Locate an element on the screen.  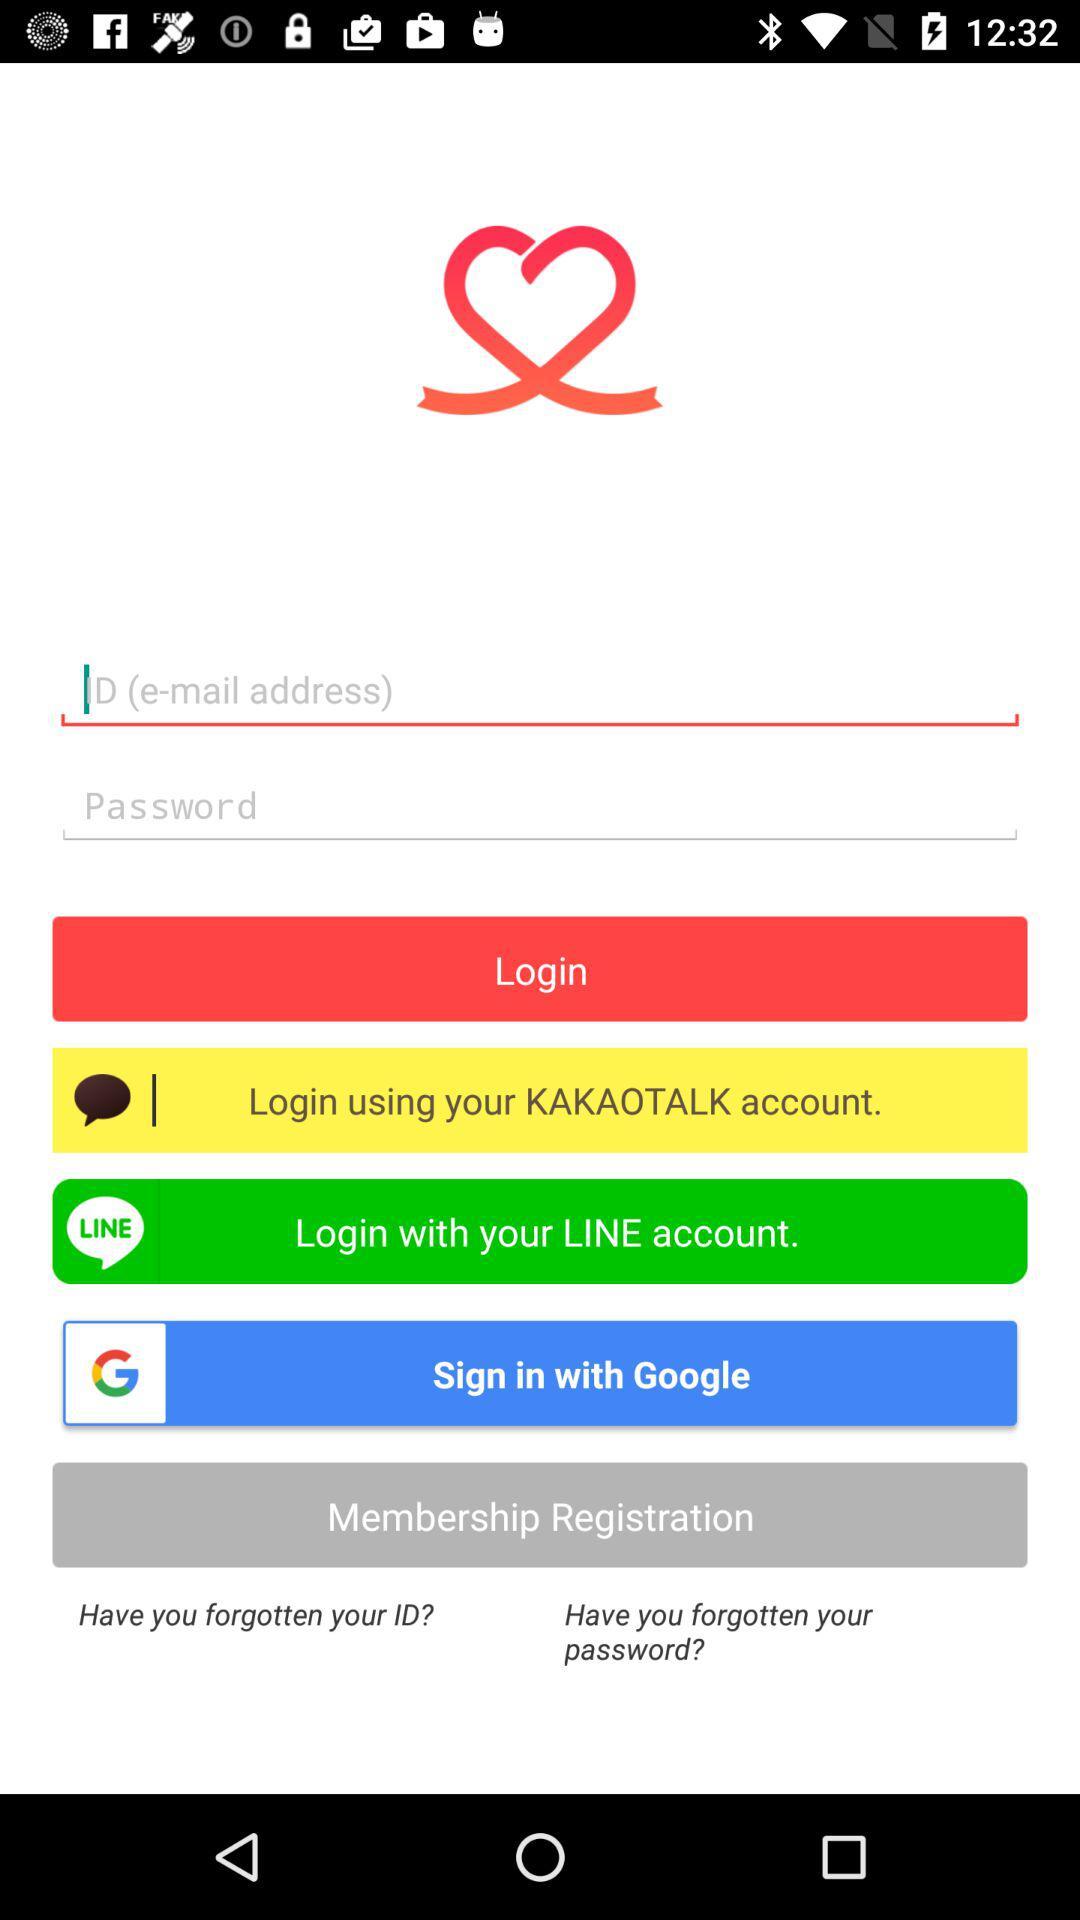
login email address typing field is located at coordinates (540, 690).